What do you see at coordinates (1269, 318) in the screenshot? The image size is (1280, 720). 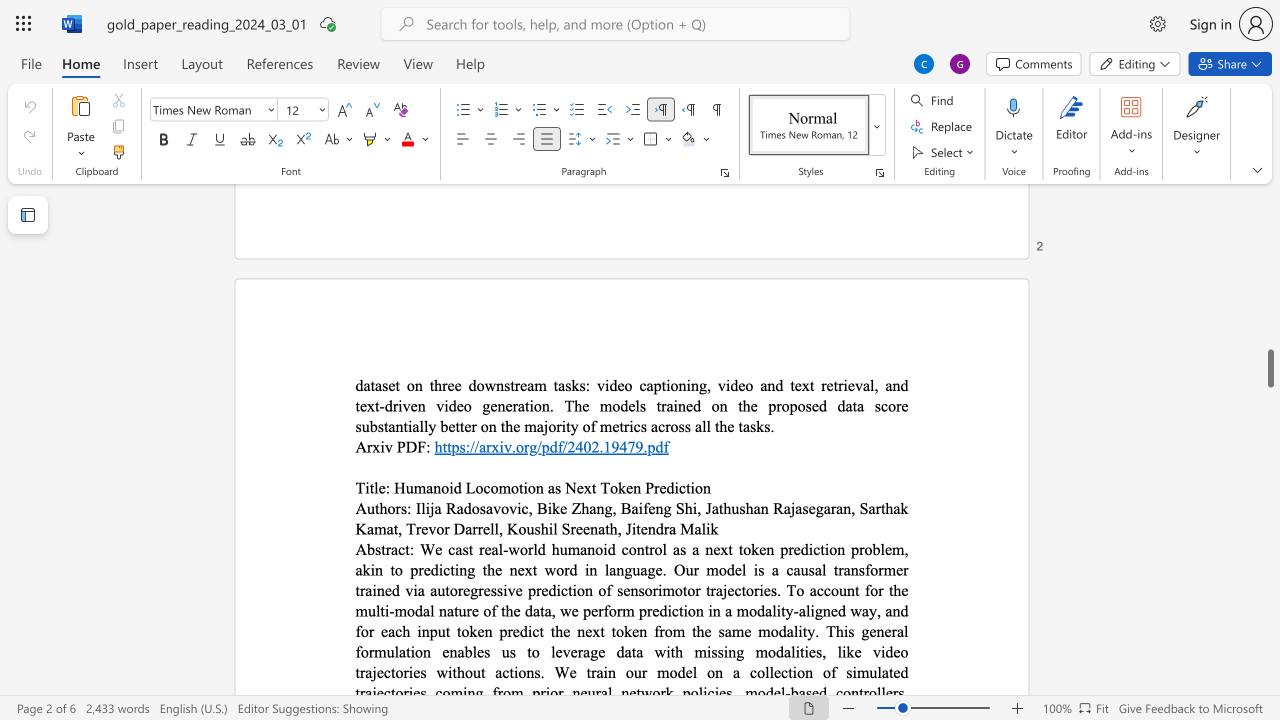 I see `the scrollbar to move the view up` at bounding box center [1269, 318].